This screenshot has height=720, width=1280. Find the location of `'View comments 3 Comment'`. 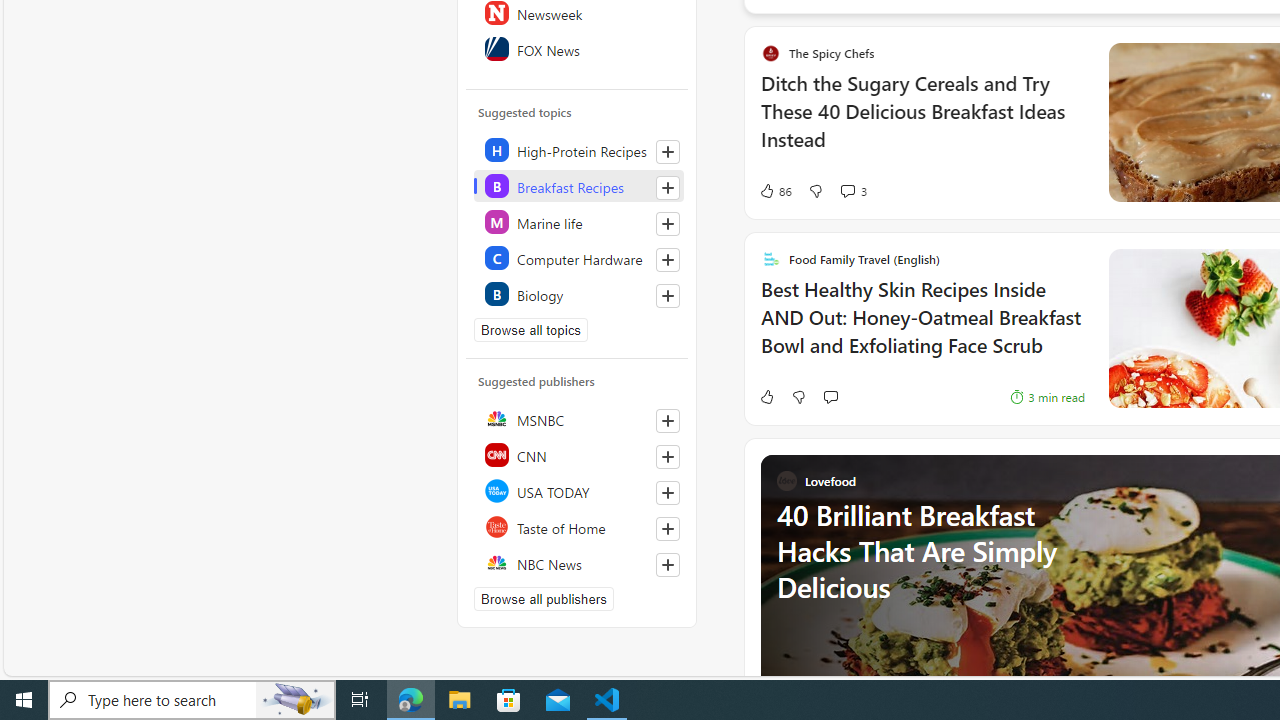

'View comments 3 Comment' is located at coordinates (847, 190).